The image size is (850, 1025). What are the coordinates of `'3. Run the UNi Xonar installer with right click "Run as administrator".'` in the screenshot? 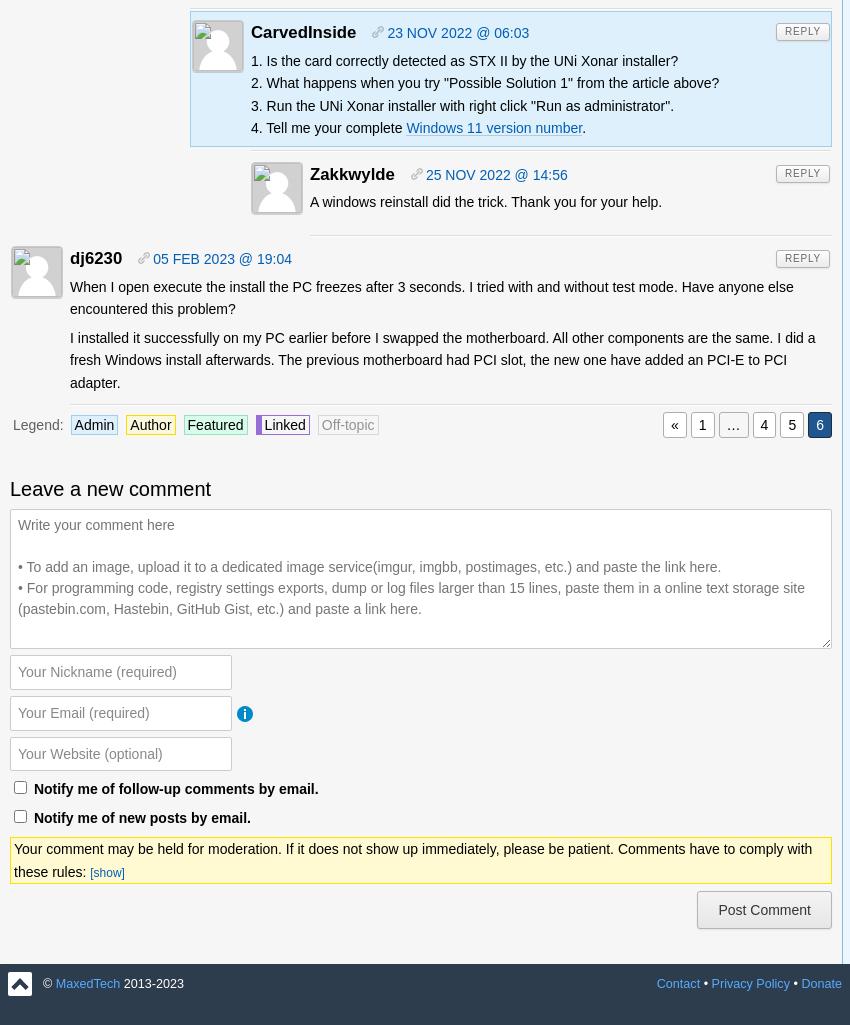 It's located at (461, 104).